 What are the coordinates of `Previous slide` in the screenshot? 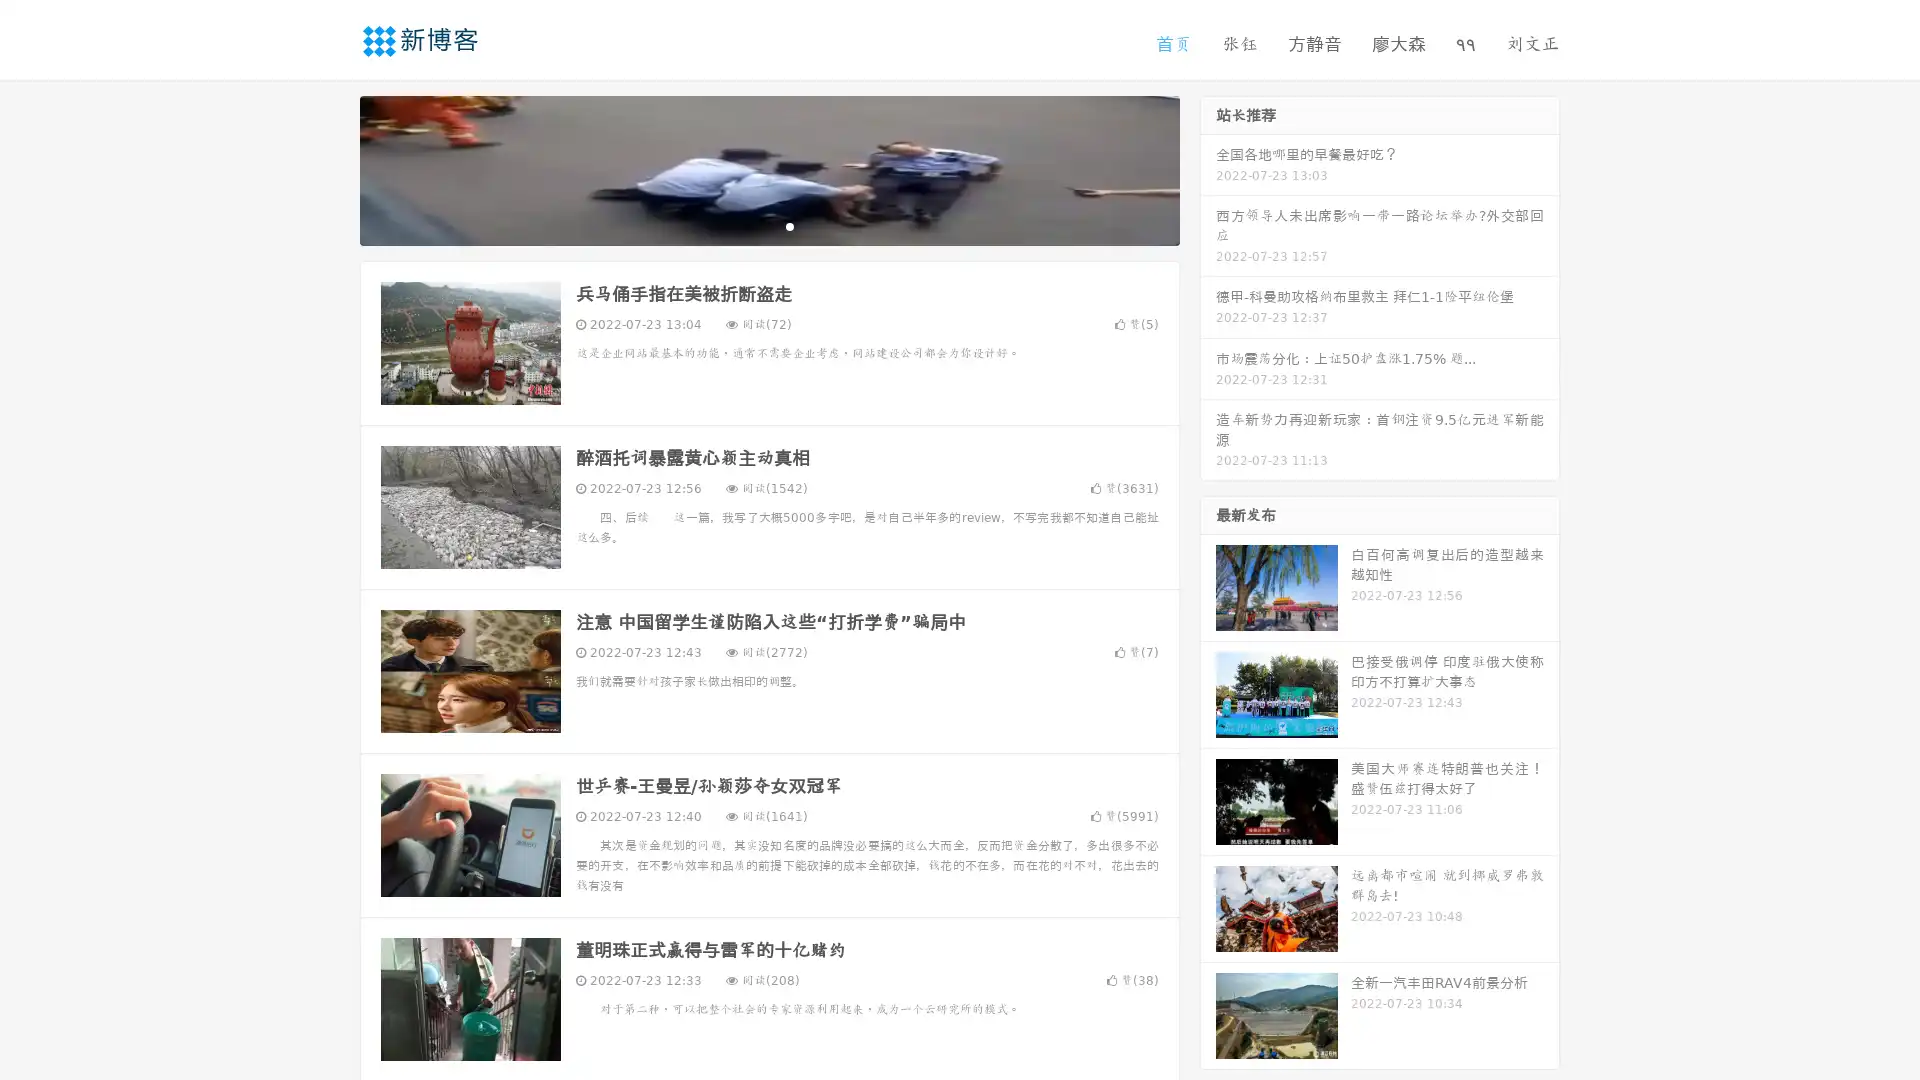 It's located at (330, 168).